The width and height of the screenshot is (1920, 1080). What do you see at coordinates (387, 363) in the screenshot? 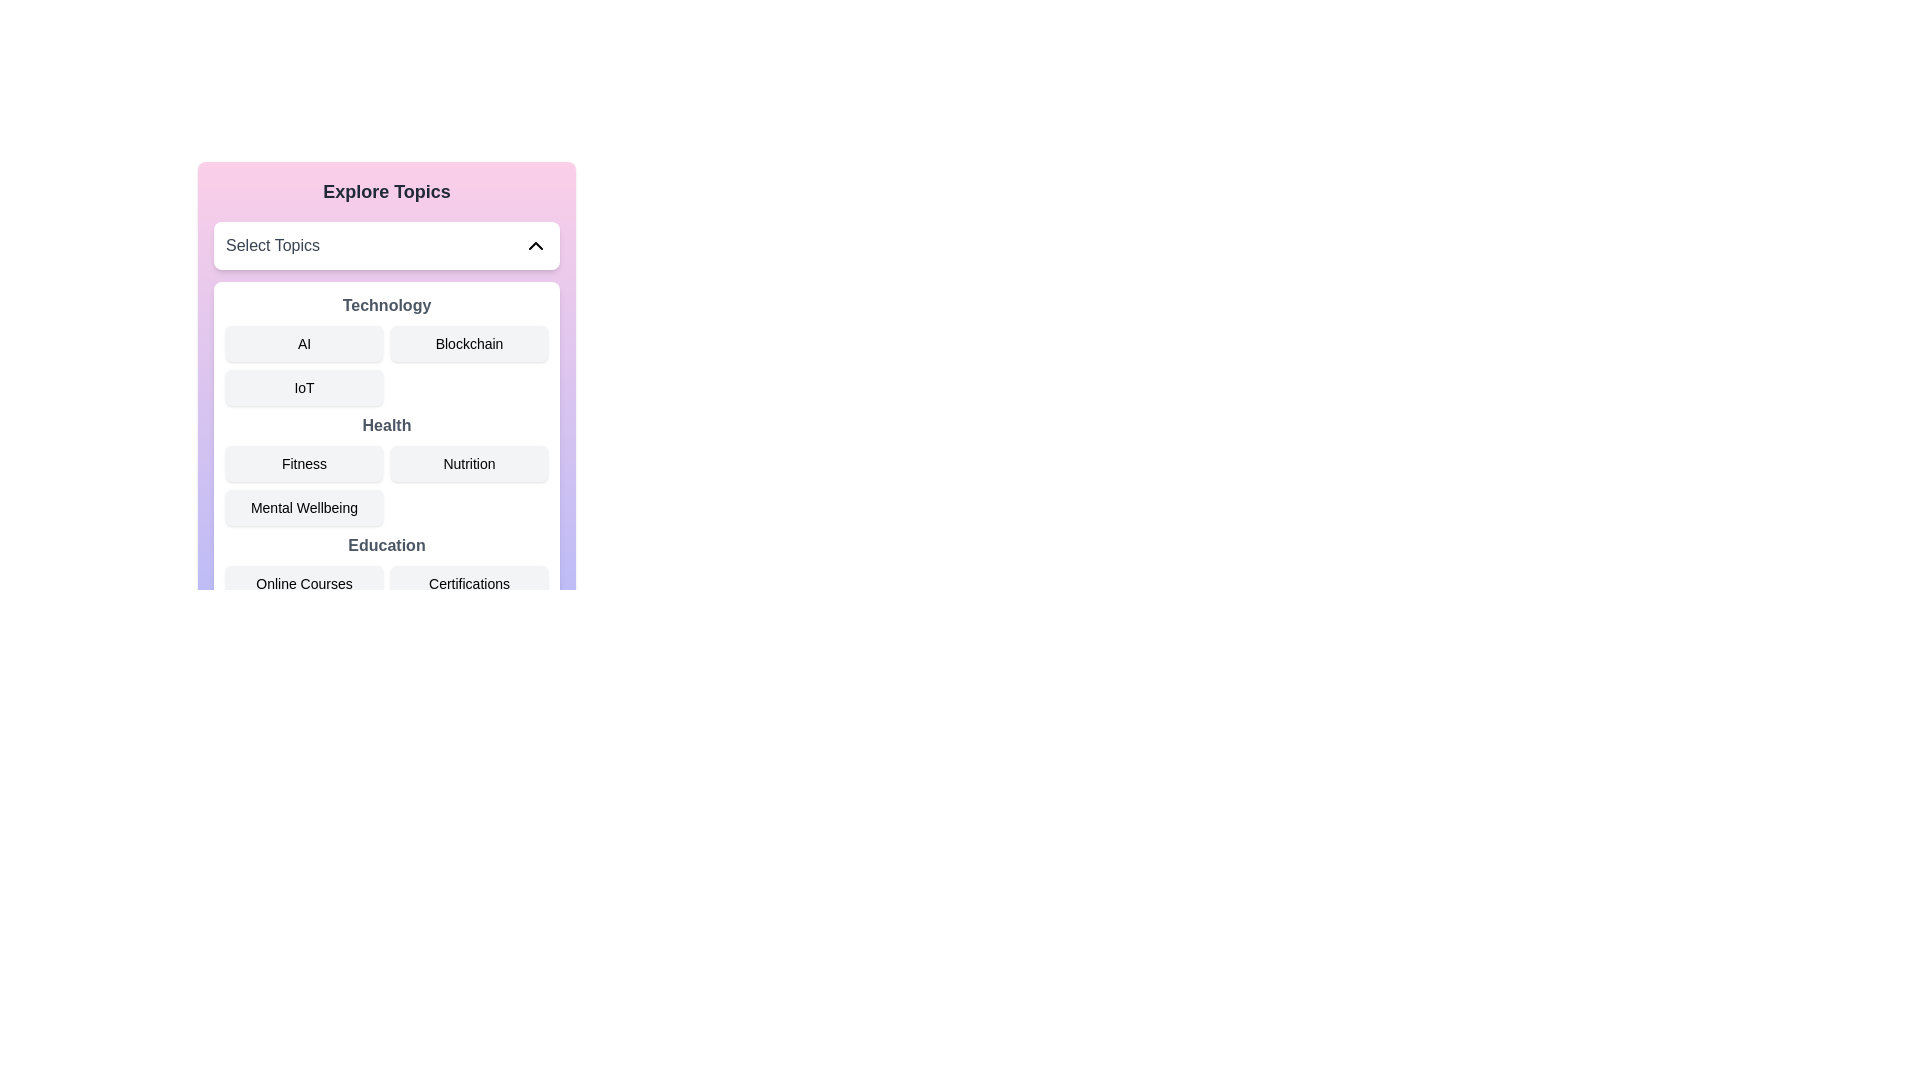
I see `the 'IoT' button located in the second row under the 'Technology' section` at bounding box center [387, 363].